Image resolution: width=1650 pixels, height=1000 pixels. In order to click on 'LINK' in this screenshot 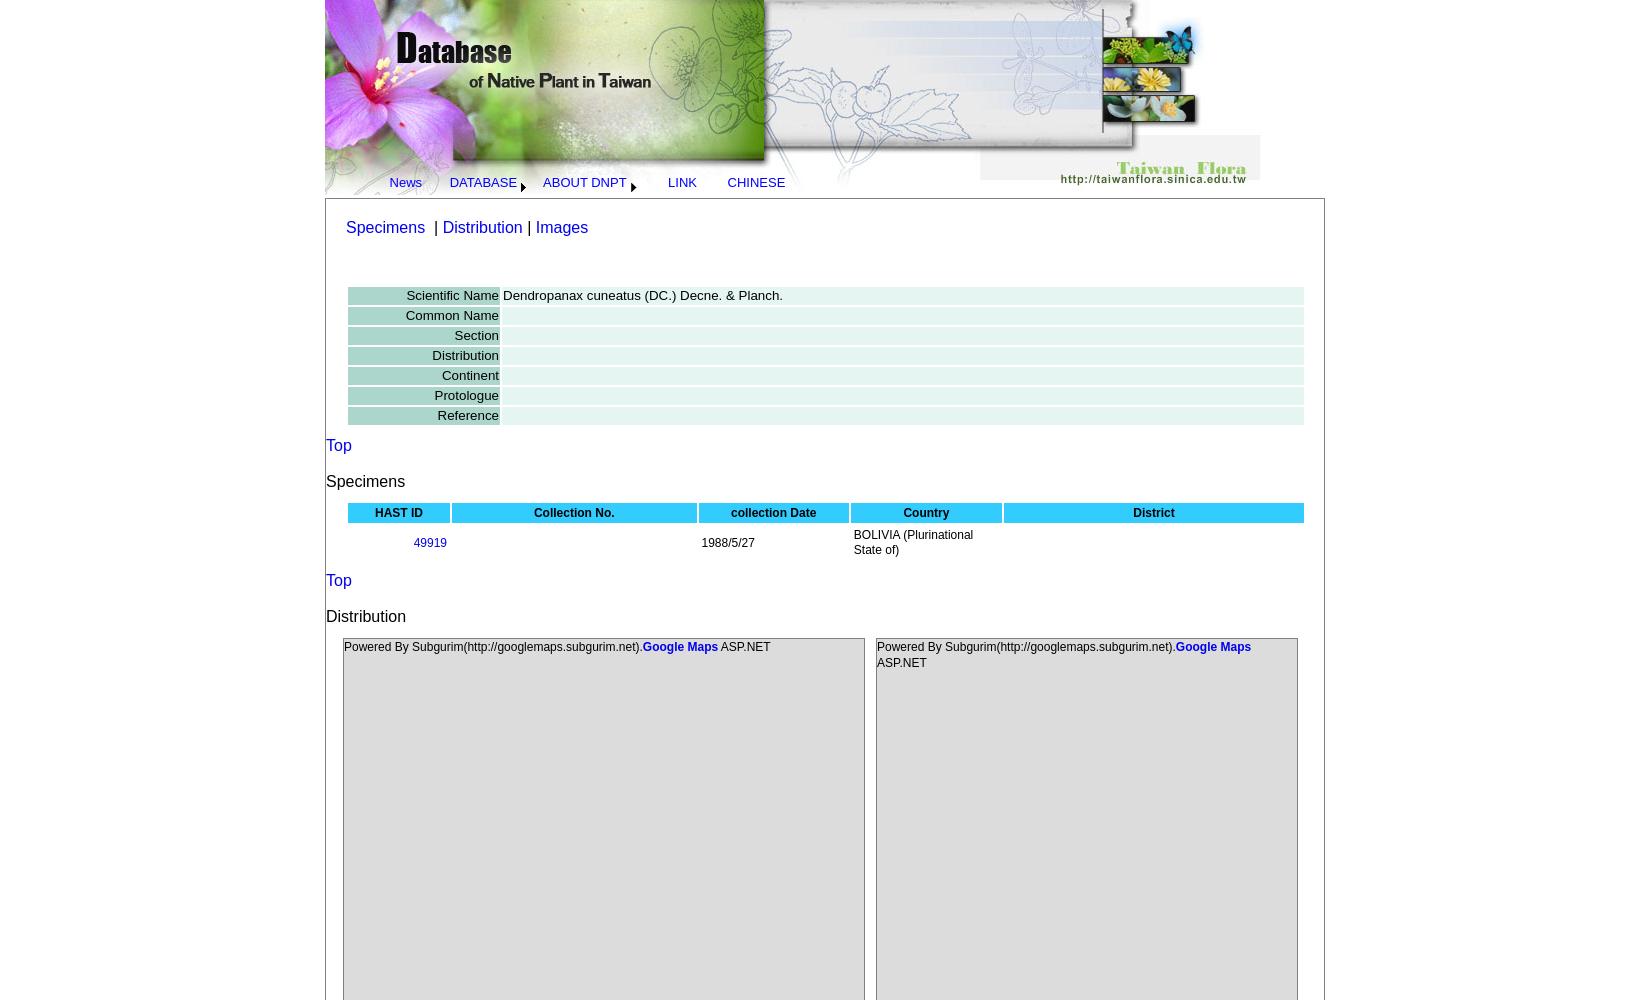, I will do `click(681, 182)`.